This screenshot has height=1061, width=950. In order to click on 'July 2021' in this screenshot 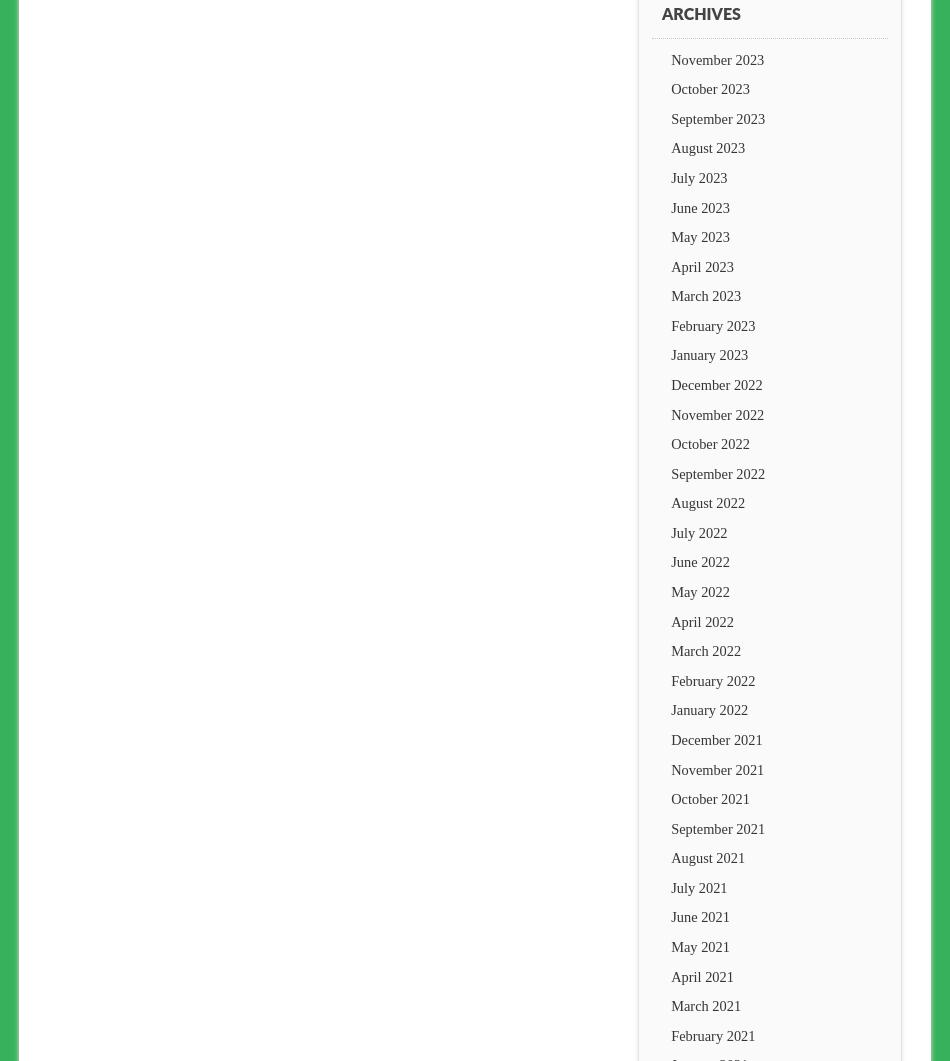, I will do `click(699, 885)`.